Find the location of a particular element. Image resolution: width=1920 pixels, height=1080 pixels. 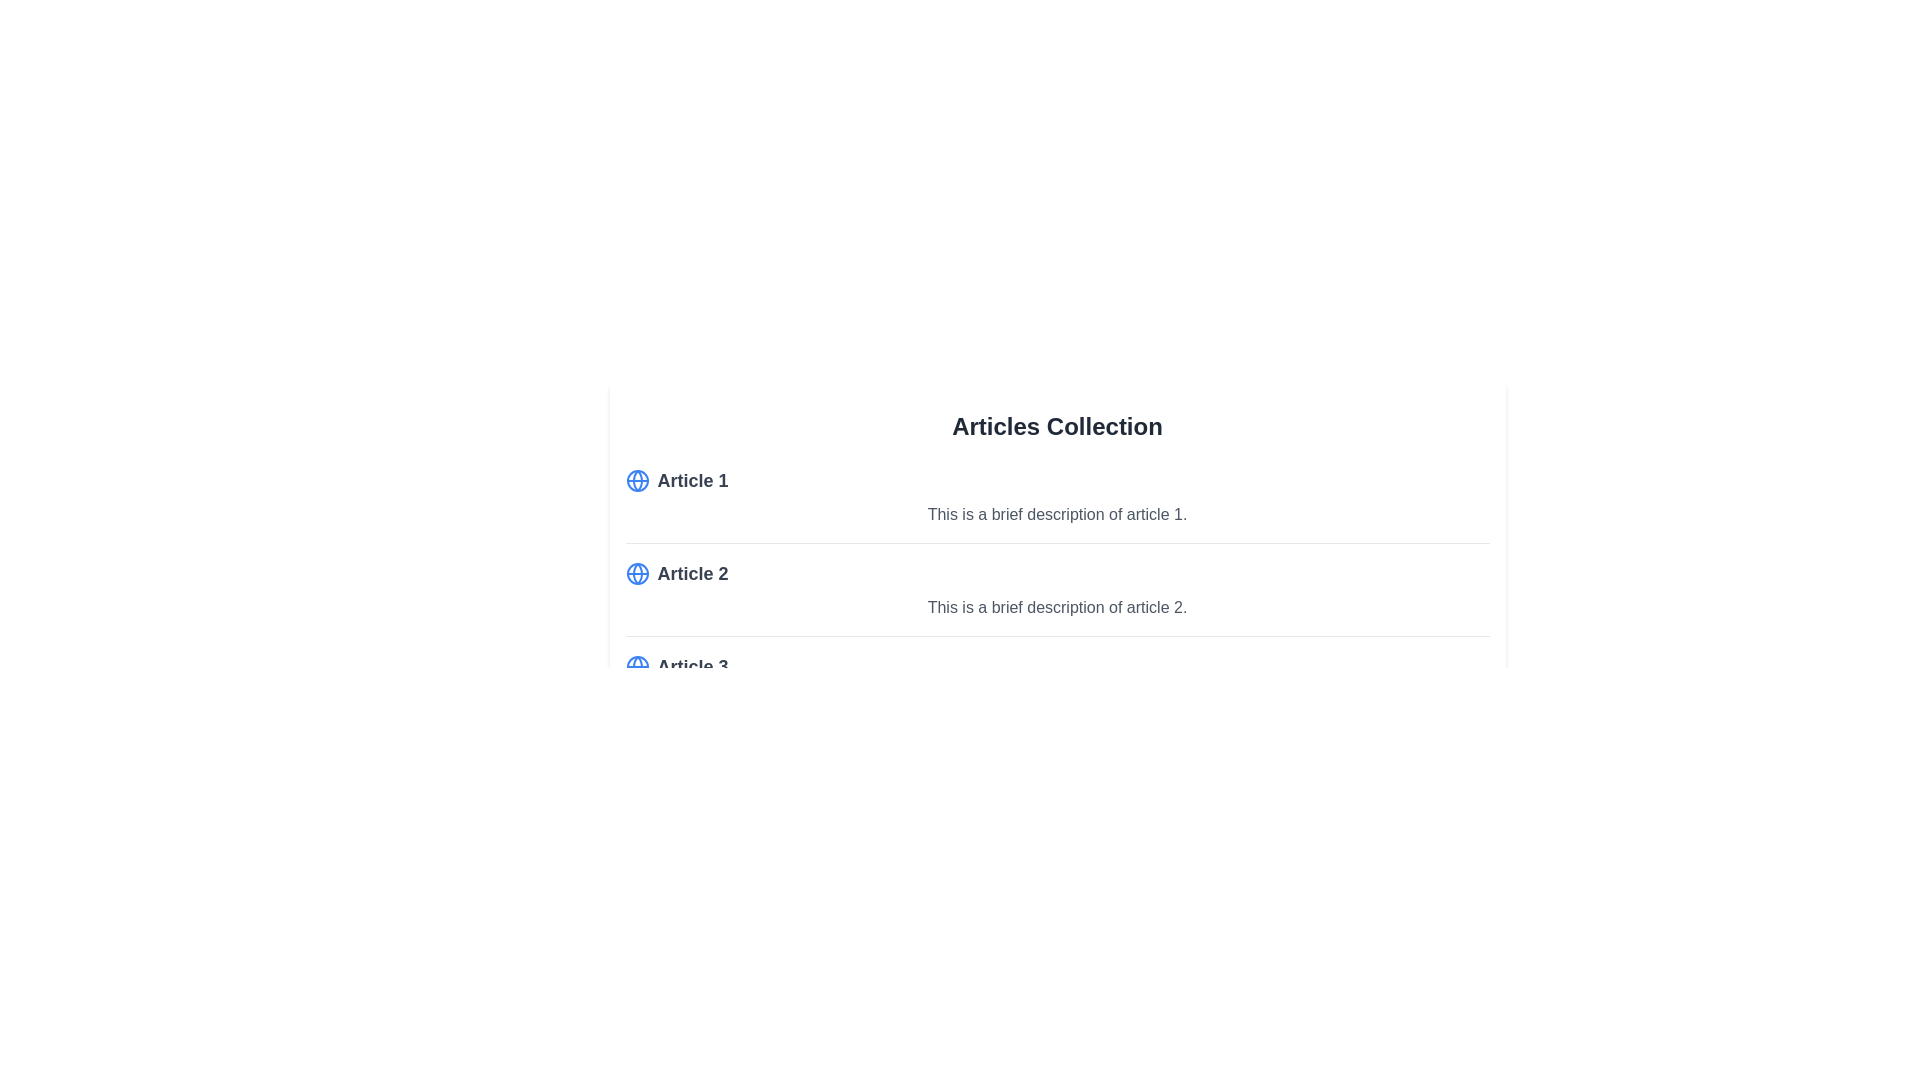

the text of the first content block titled 'Article 1' with the description 'This is a brief description of article 1.' located under the 'Articles Collection' is located at coordinates (1056, 504).